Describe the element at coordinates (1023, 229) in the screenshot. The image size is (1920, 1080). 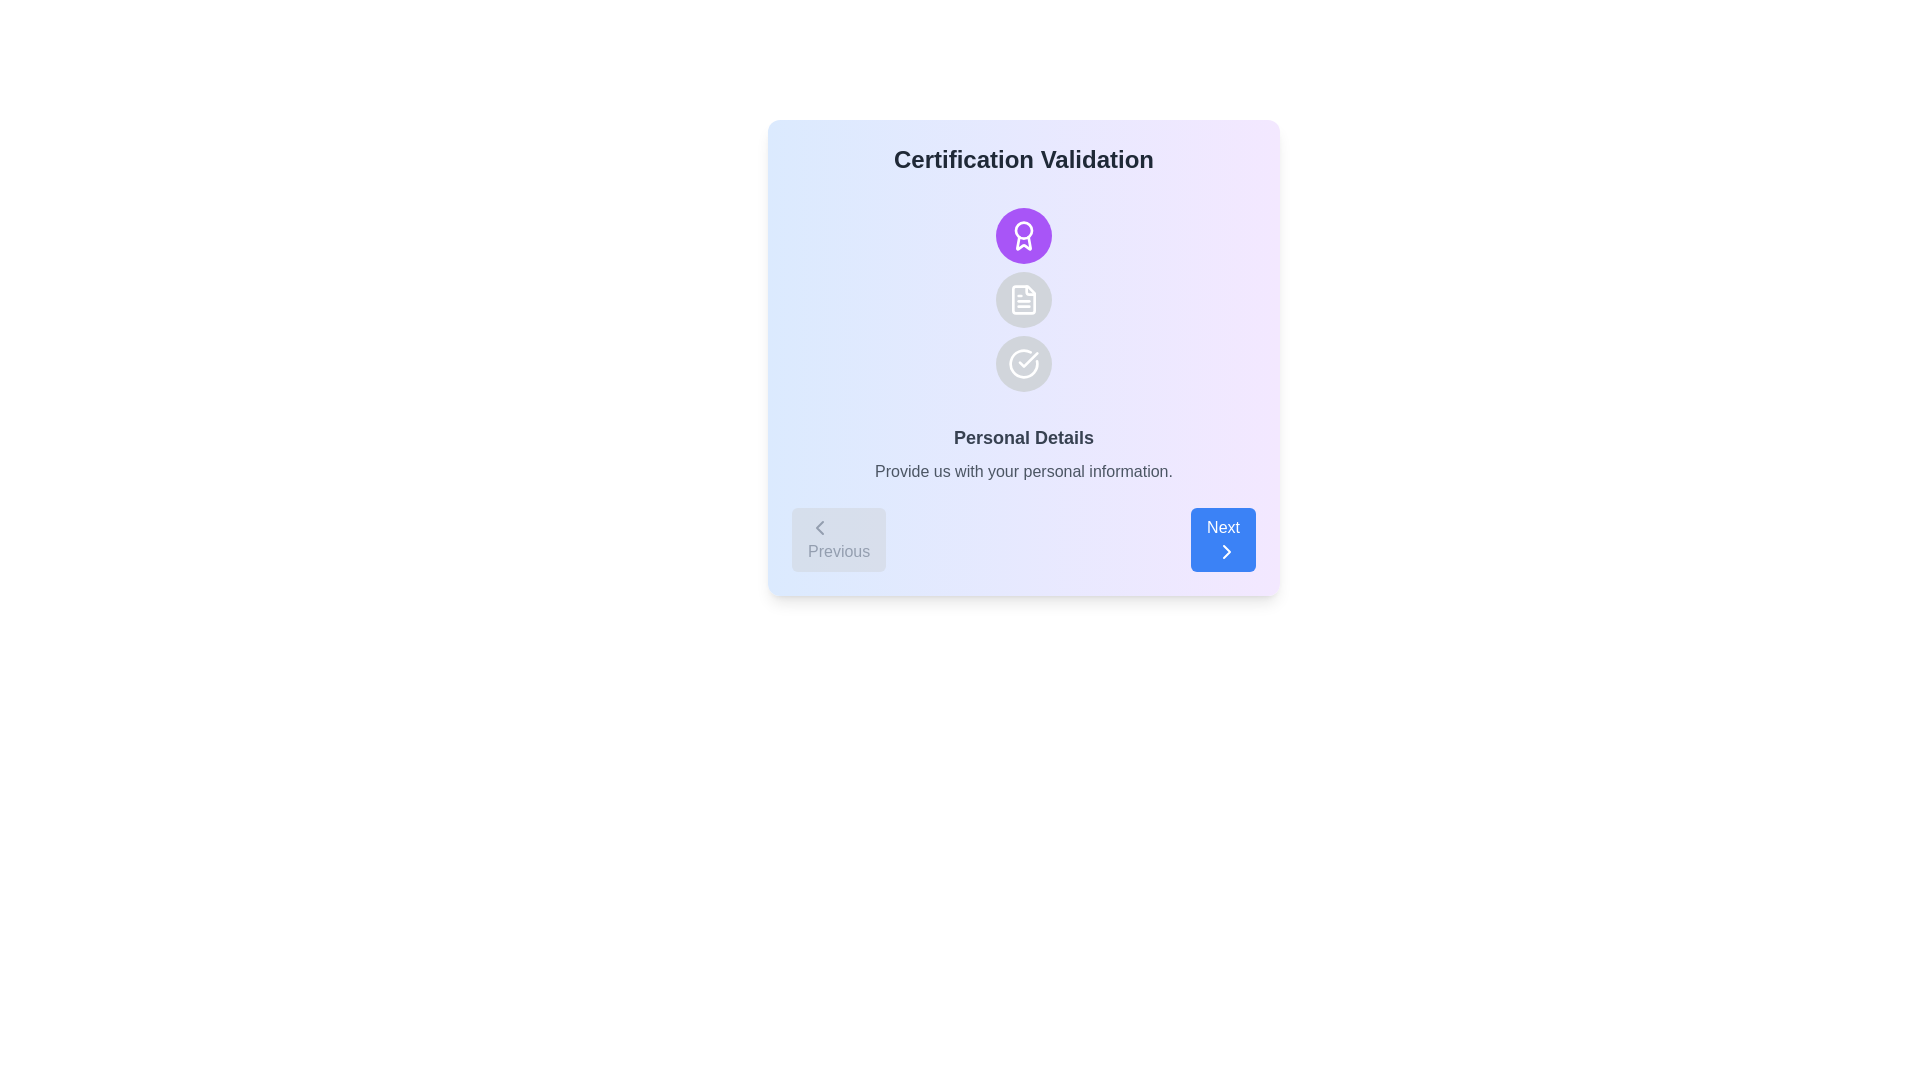
I see `the SVG circle graphic that represents an award icon, located at the top of the vertical progression visual in the center of the modal` at that location.